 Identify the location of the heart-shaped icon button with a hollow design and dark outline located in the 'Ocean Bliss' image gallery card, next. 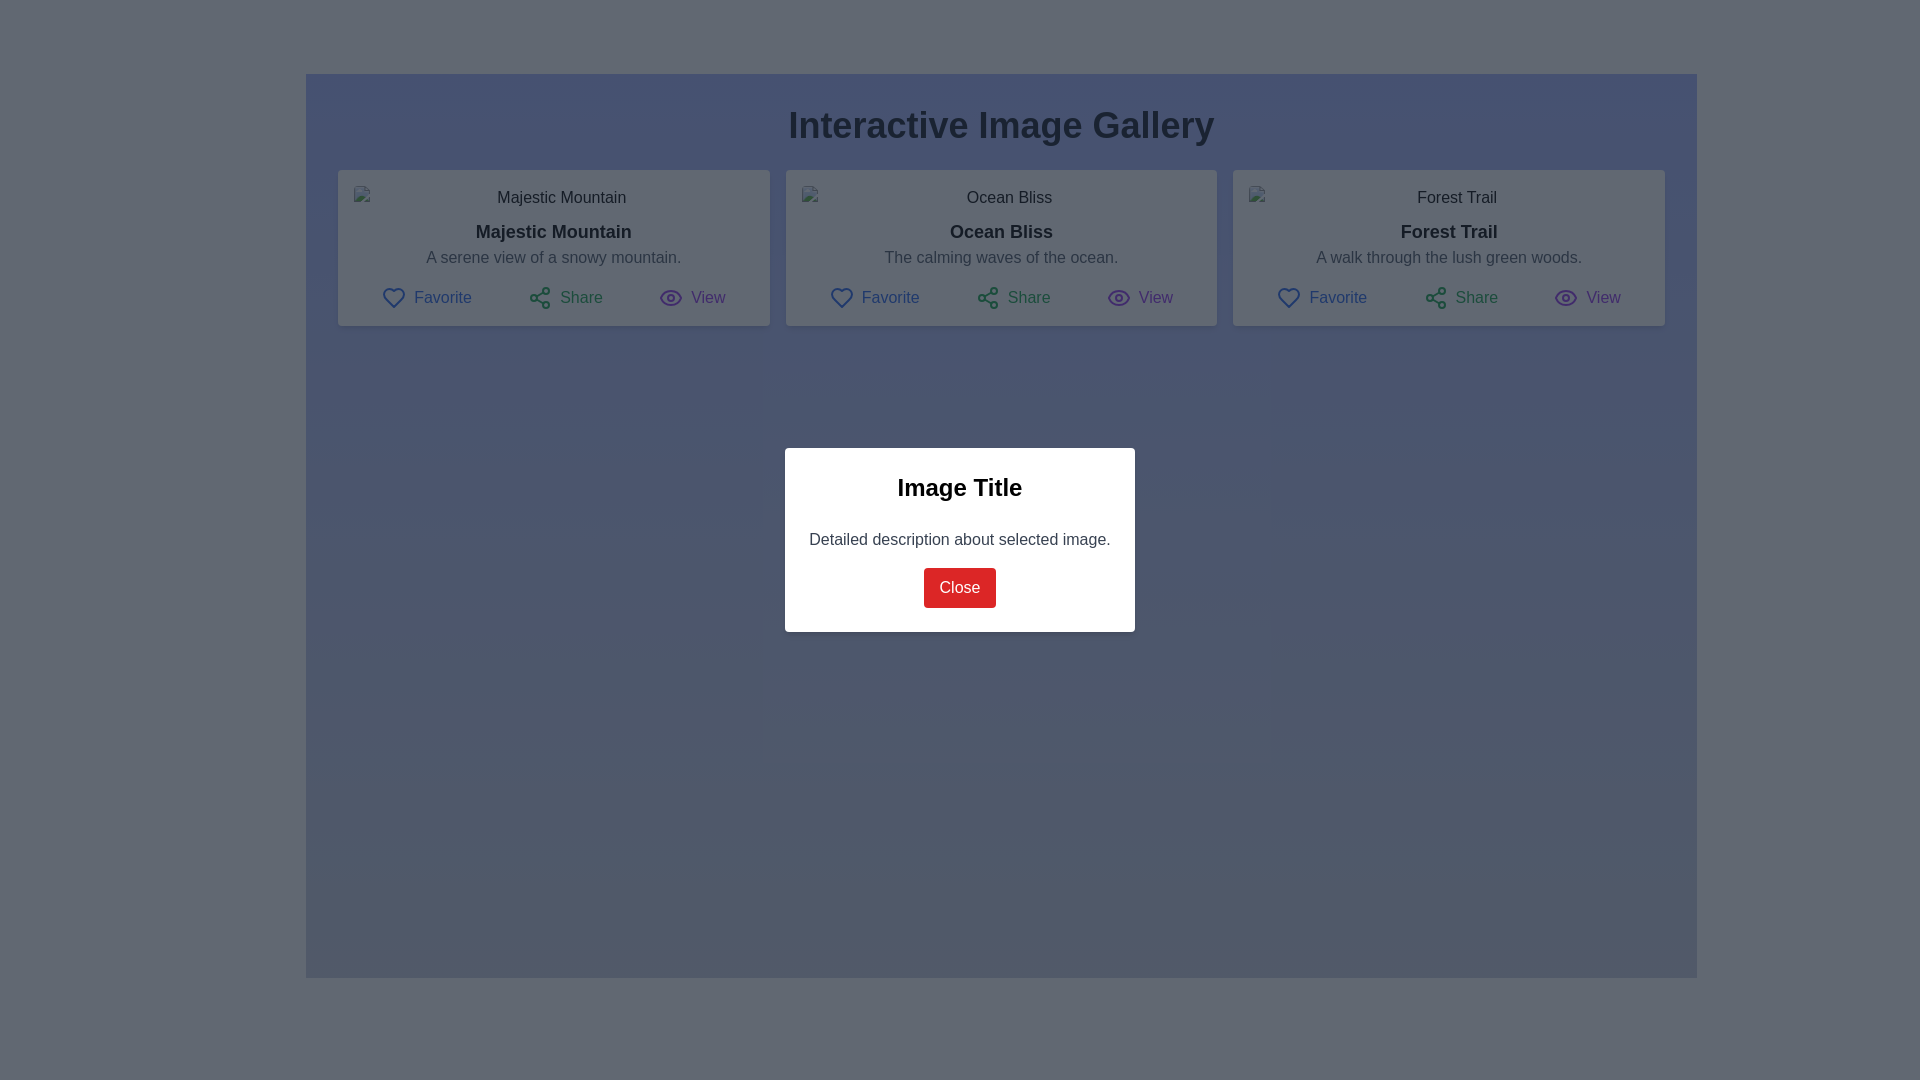
(841, 297).